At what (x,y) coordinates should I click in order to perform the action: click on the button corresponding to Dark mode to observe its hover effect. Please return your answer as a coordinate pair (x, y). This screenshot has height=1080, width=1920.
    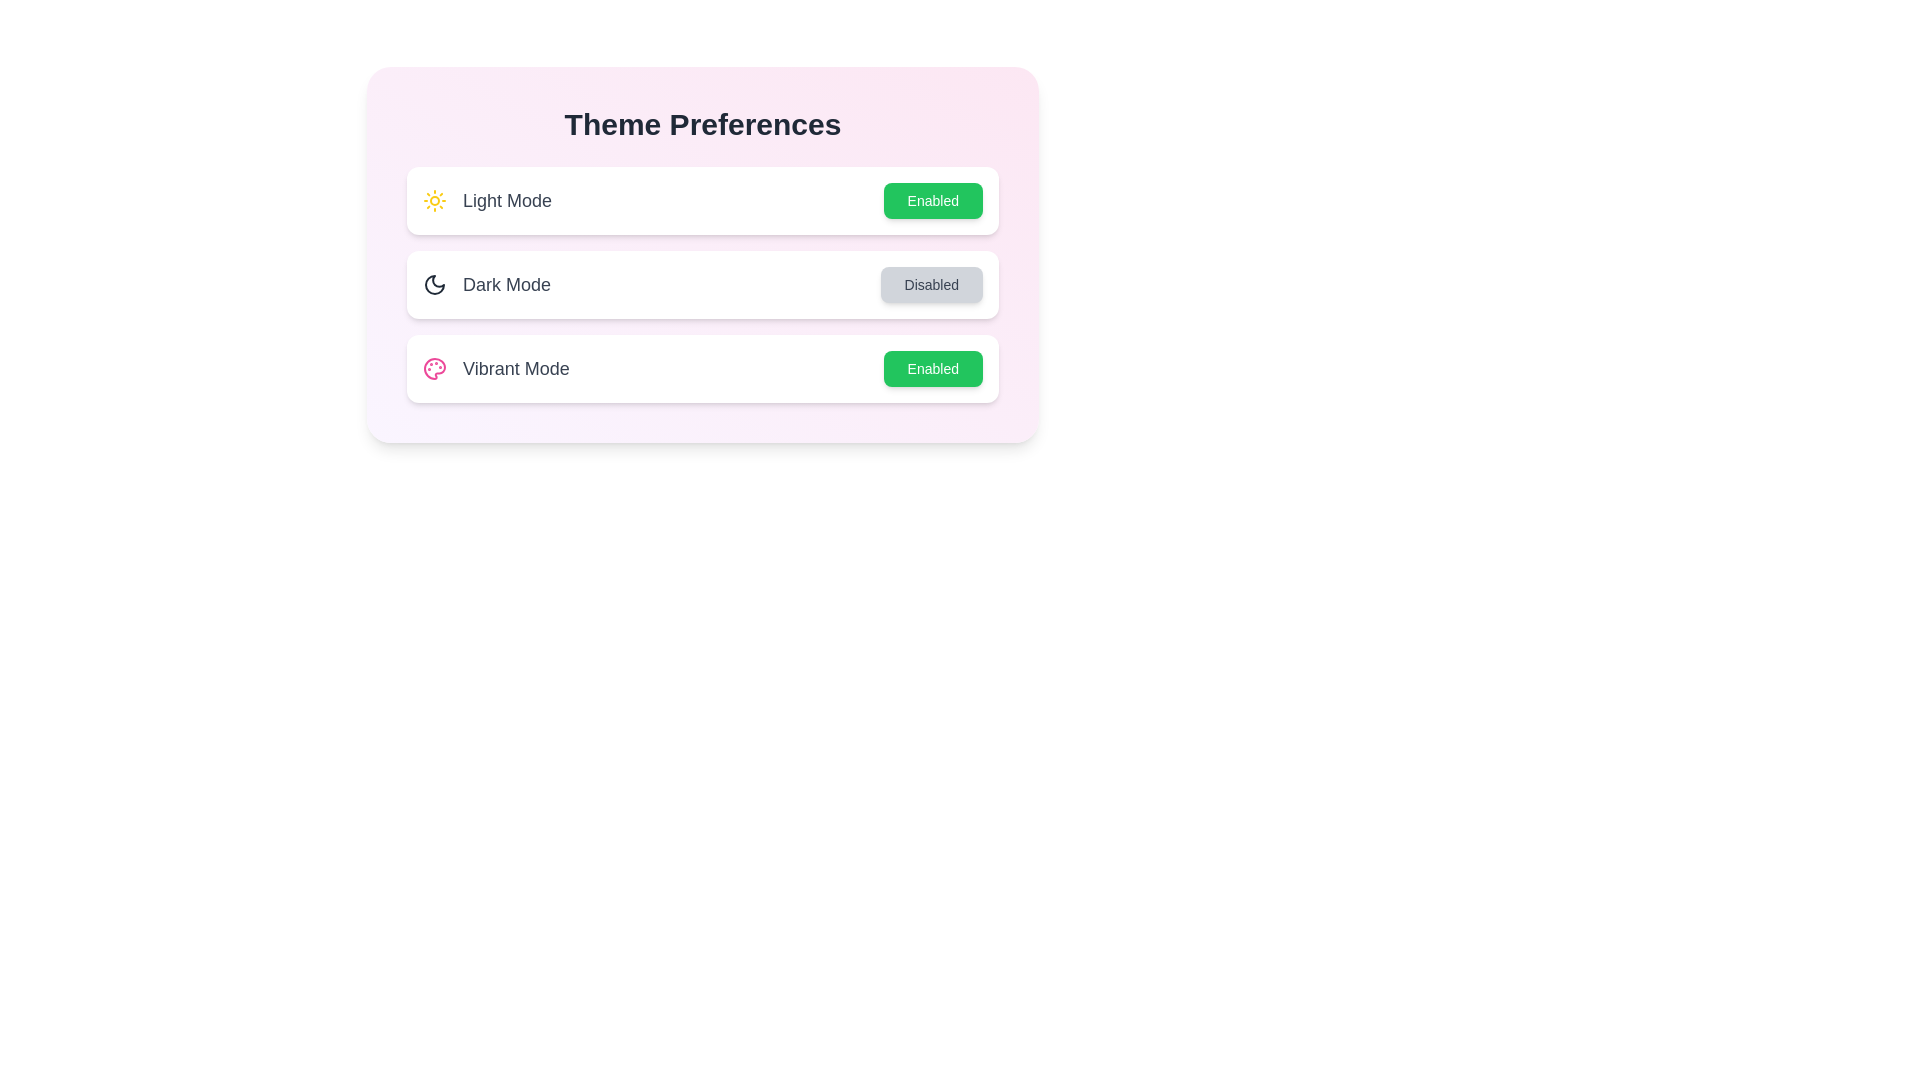
    Looking at the image, I should click on (930, 285).